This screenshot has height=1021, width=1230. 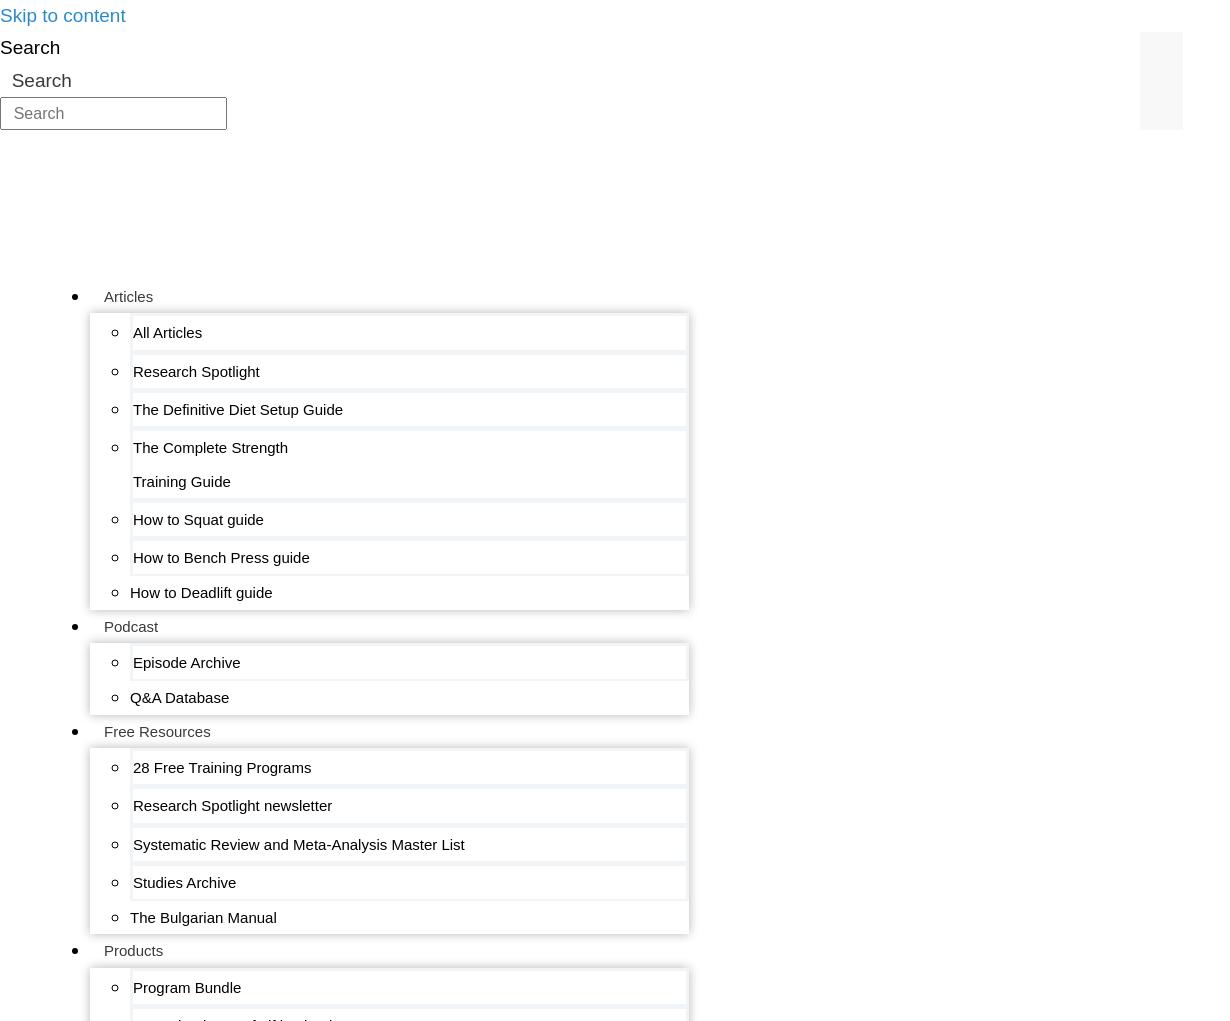 What do you see at coordinates (210, 447) in the screenshot?
I see `'The Complete Strength'` at bounding box center [210, 447].